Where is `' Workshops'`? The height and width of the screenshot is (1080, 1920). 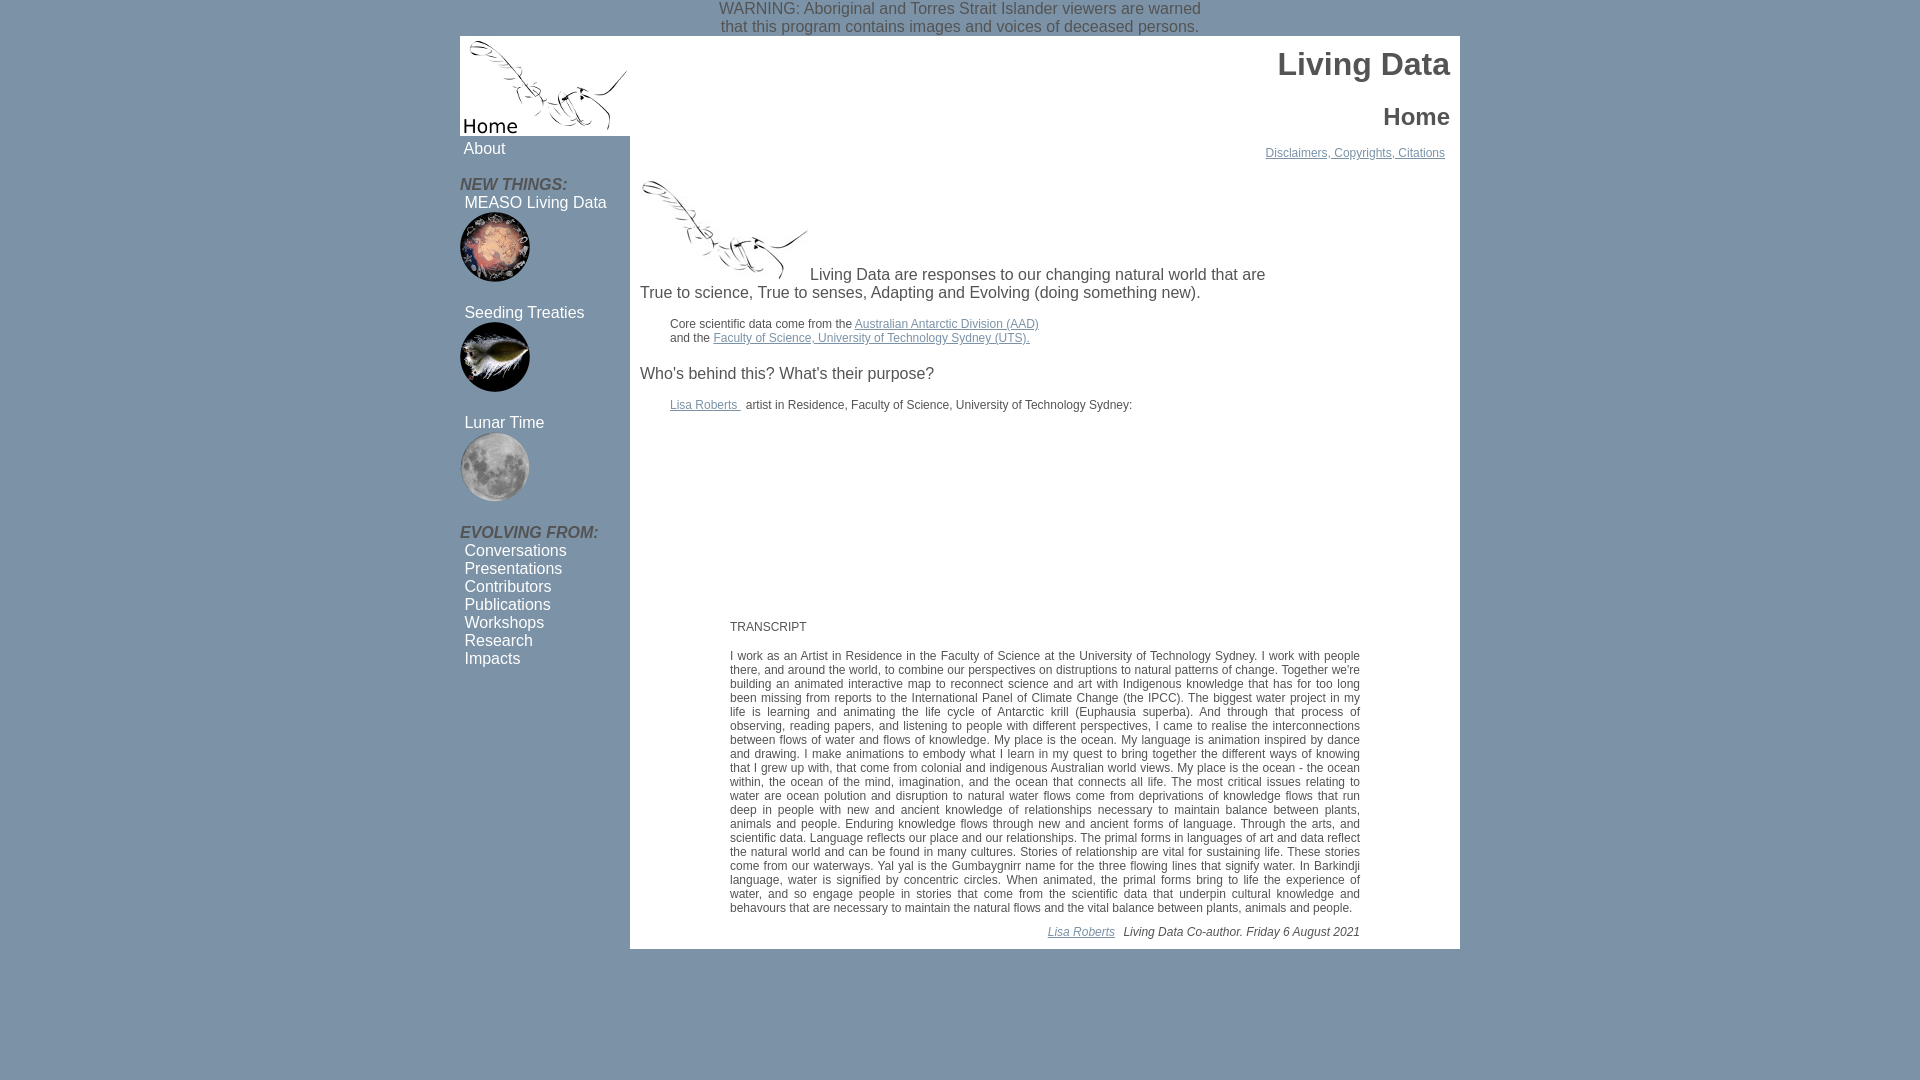 ' Workshops' is located at coordinates (502, 621).